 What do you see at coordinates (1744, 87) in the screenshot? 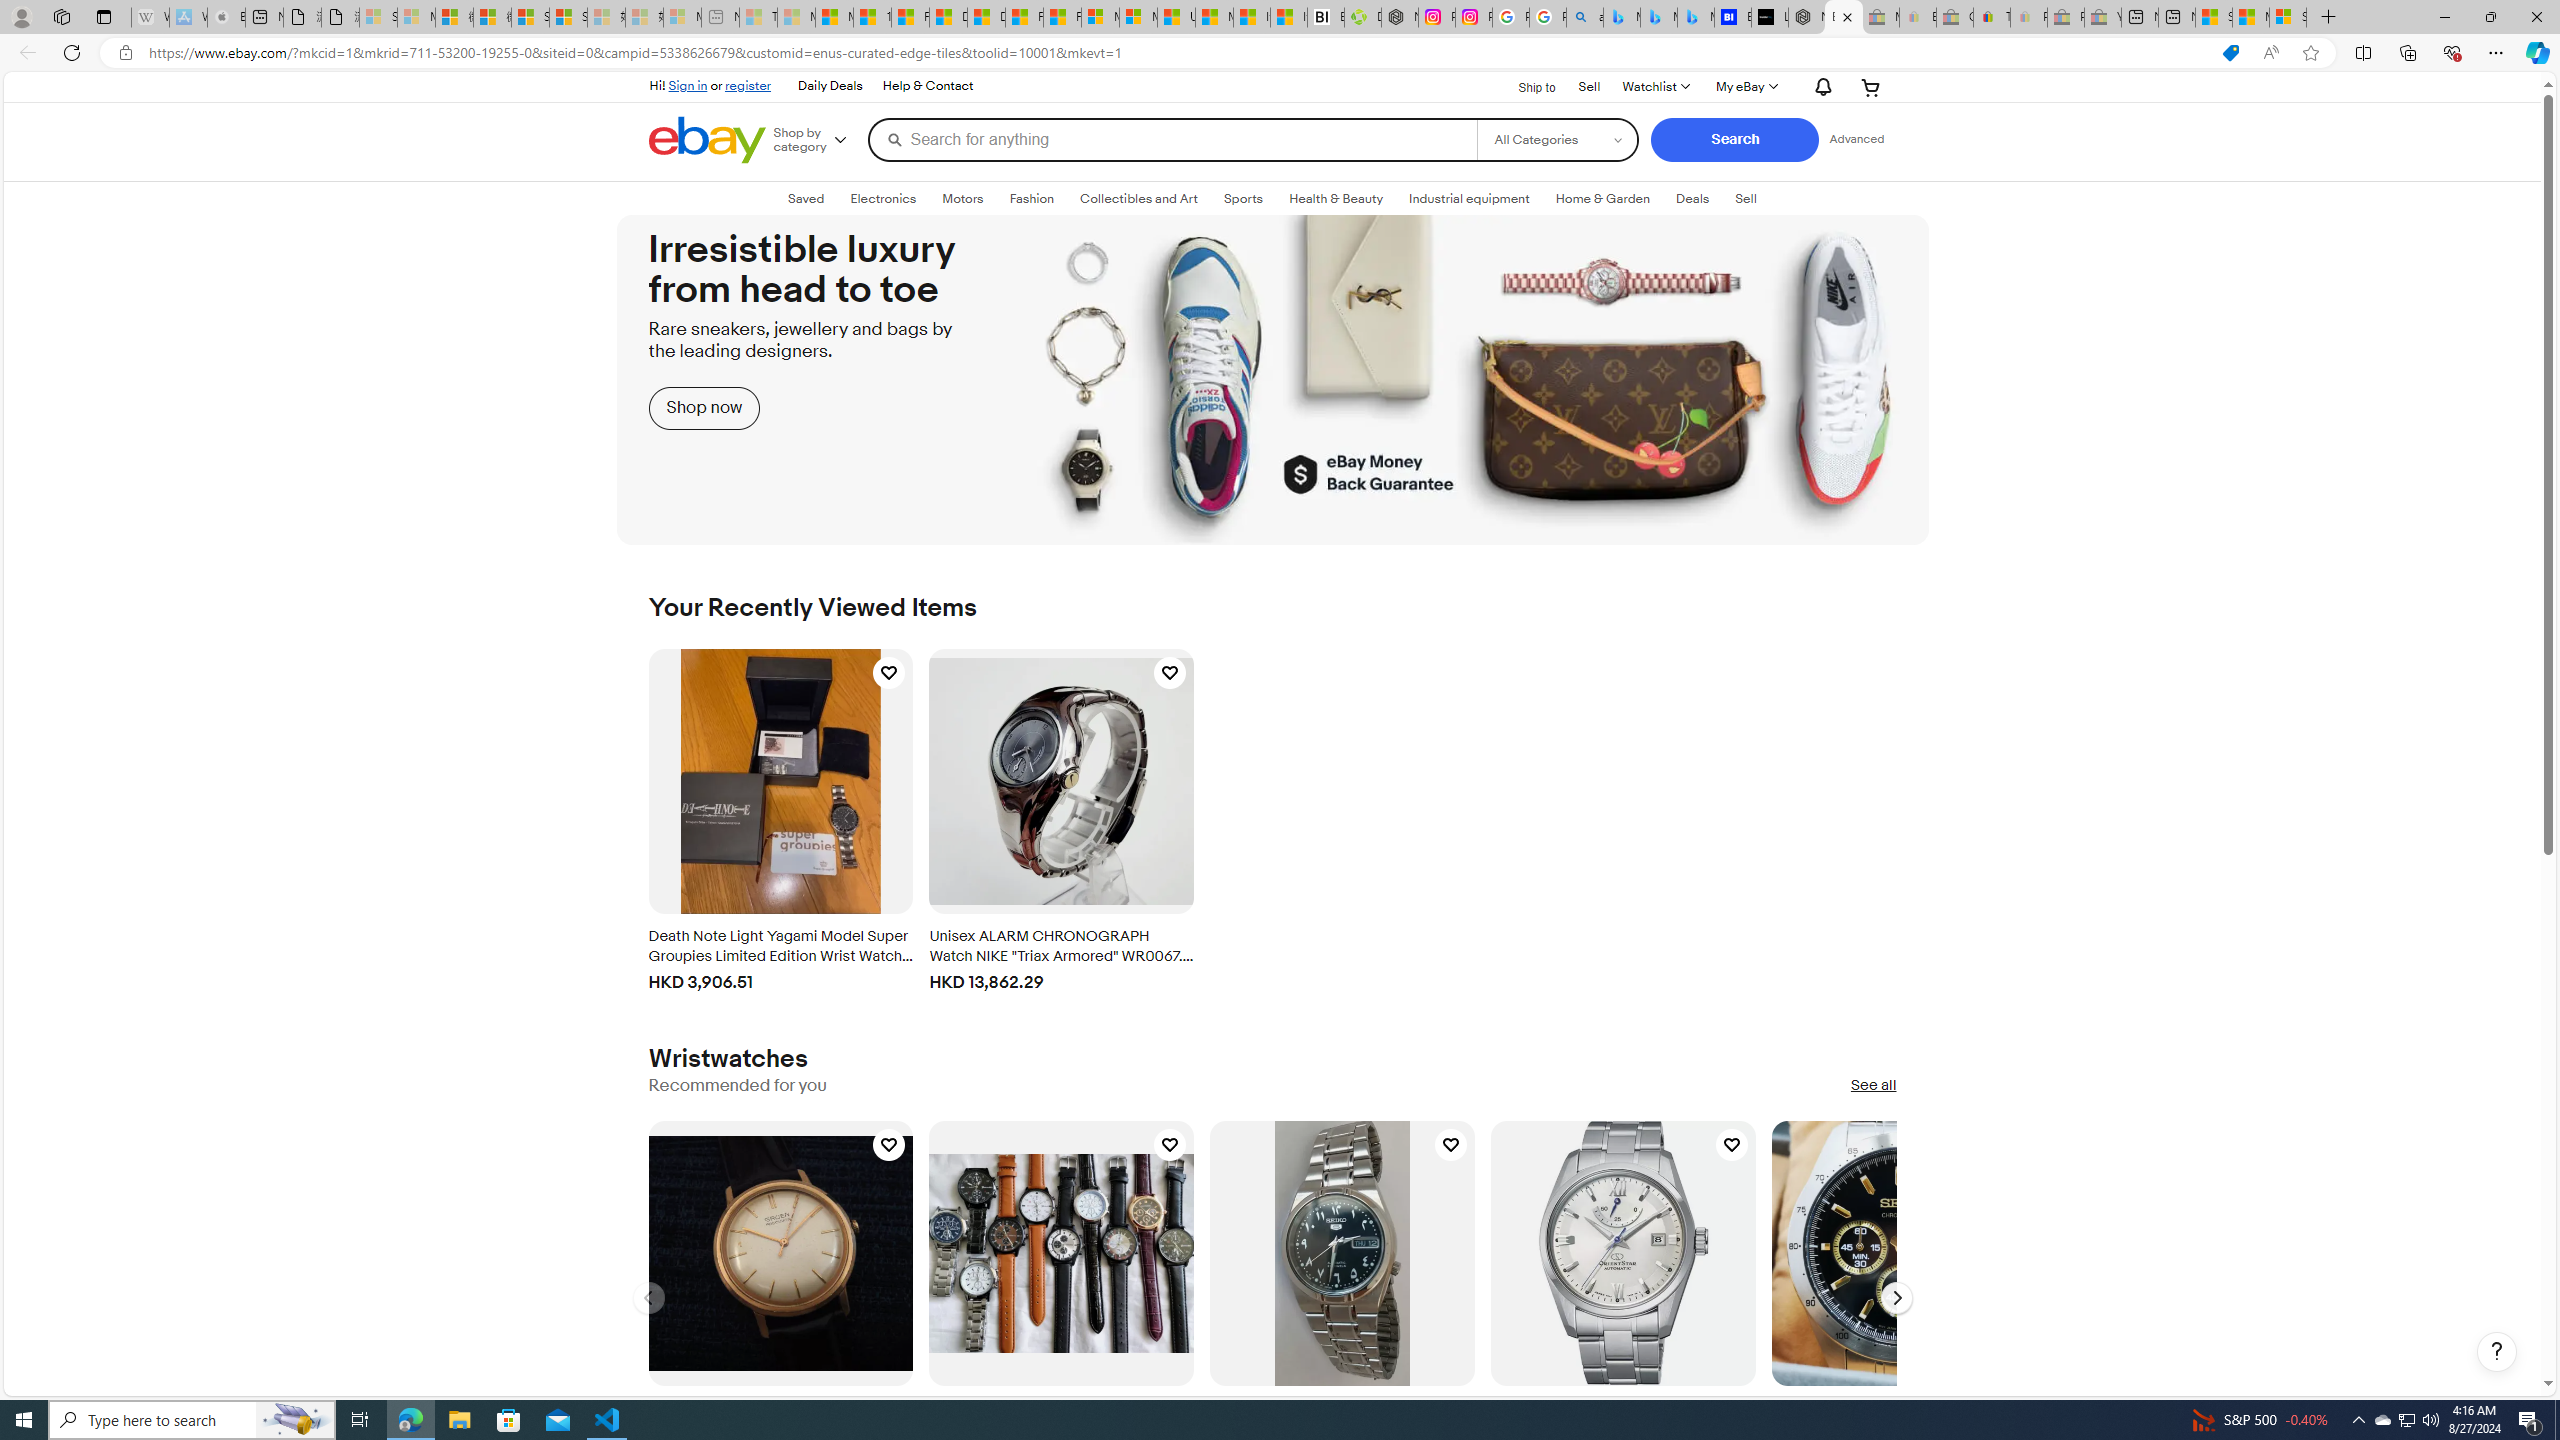
I see `'My eBayExpand My eBay'` at bounding box center [1744, 87].